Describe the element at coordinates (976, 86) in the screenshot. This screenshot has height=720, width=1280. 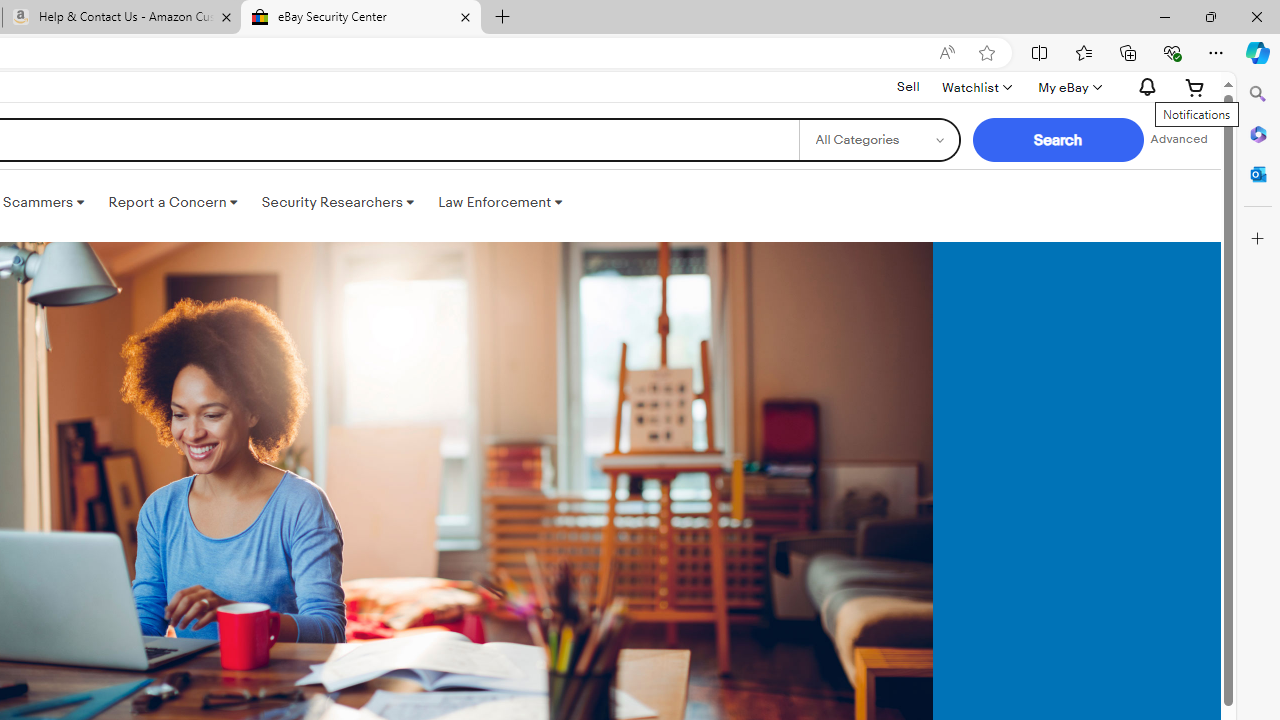
I see `'Watchlist'` at that location.